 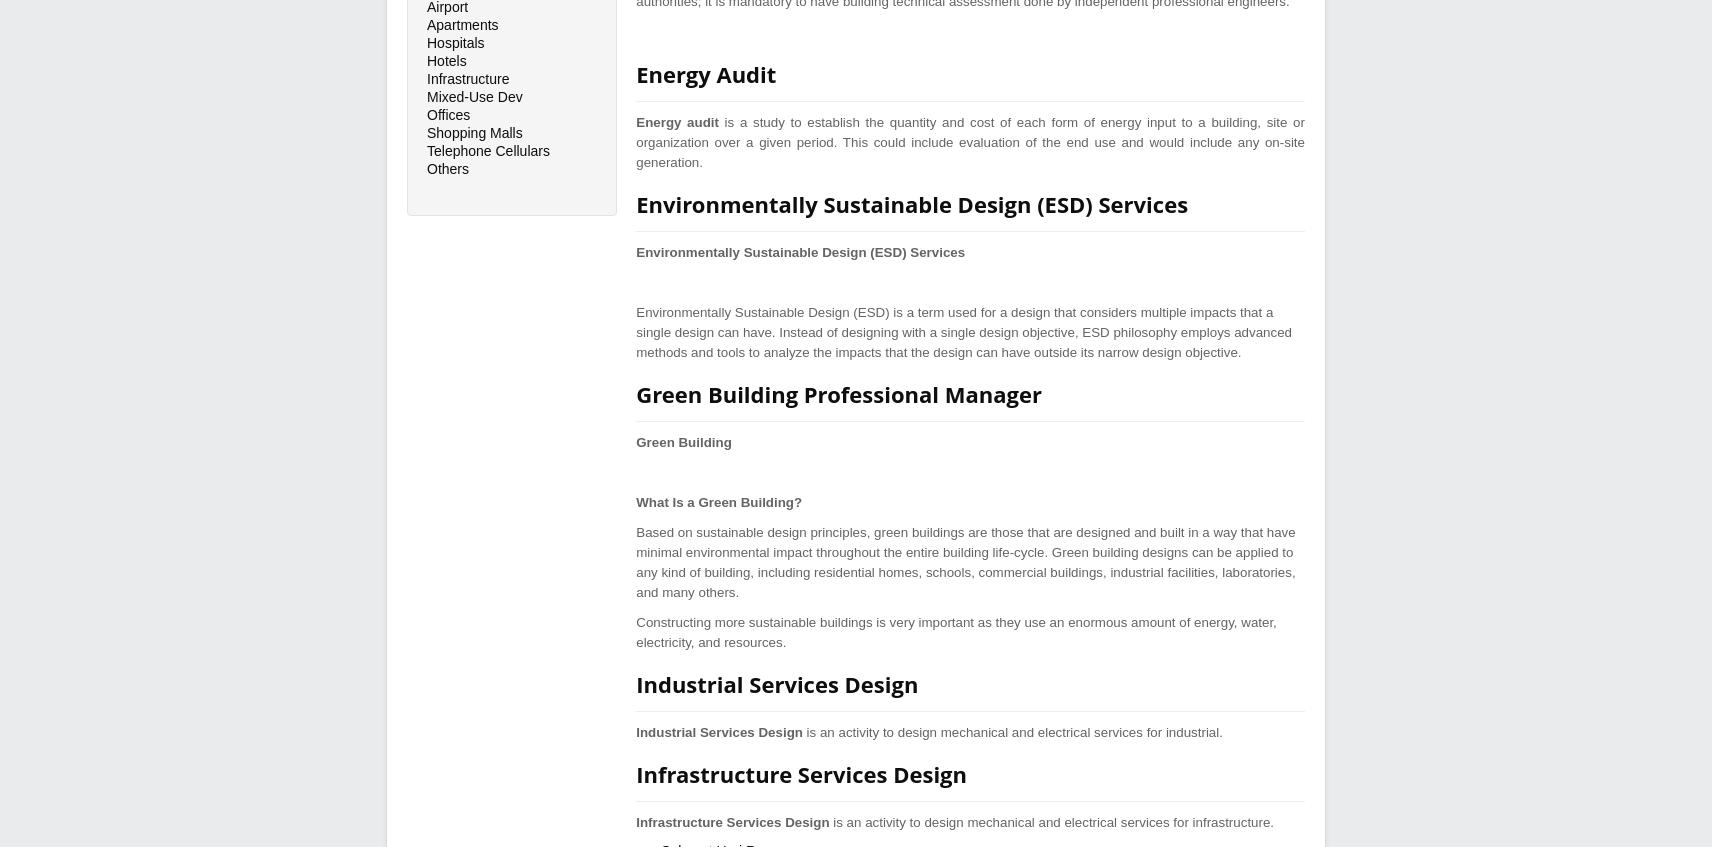 I want to click on 'Infrastructure', so click(x=467, y=78).